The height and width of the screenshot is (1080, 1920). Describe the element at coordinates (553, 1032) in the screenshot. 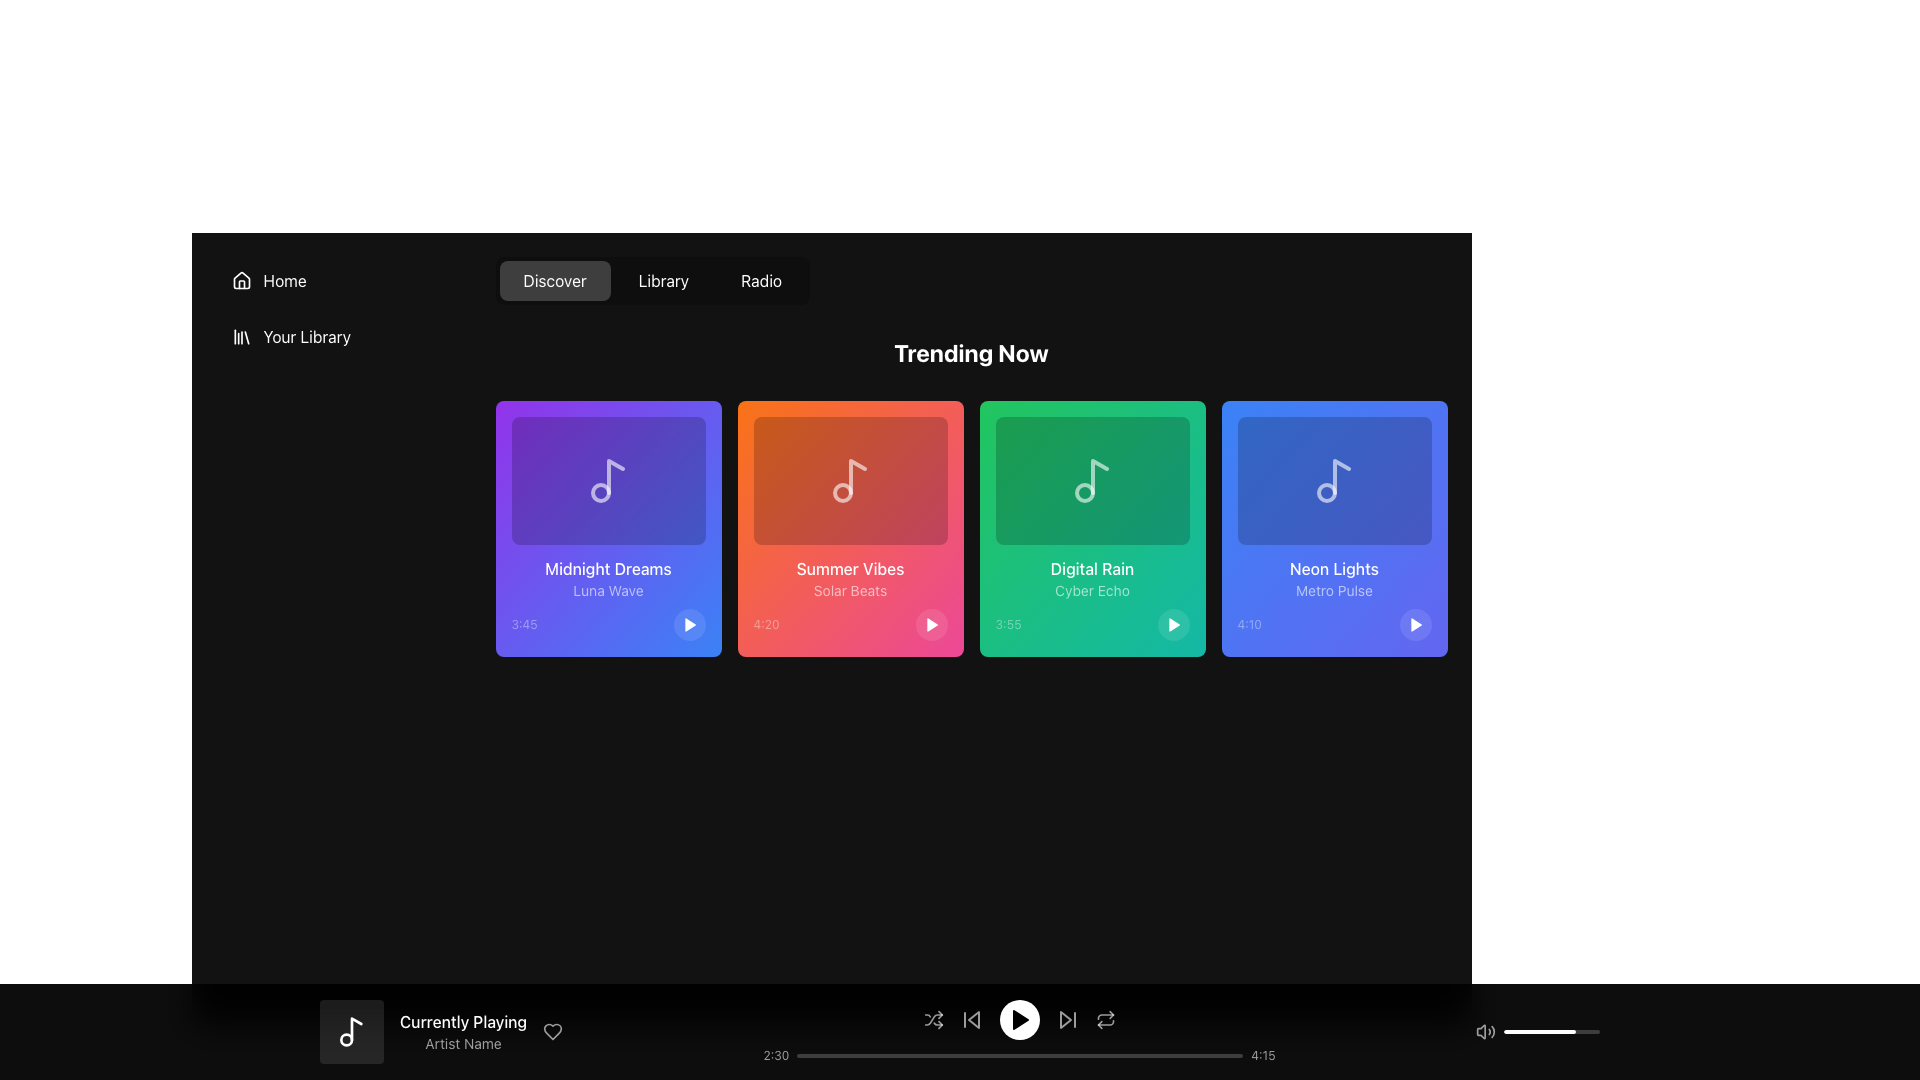

I see `the interactive 'like' or 'favorite' button located in the bottom bar, to the right of 'Currently Playing' and 'Artist Name', to like or unlike the currently playing item` at that location.